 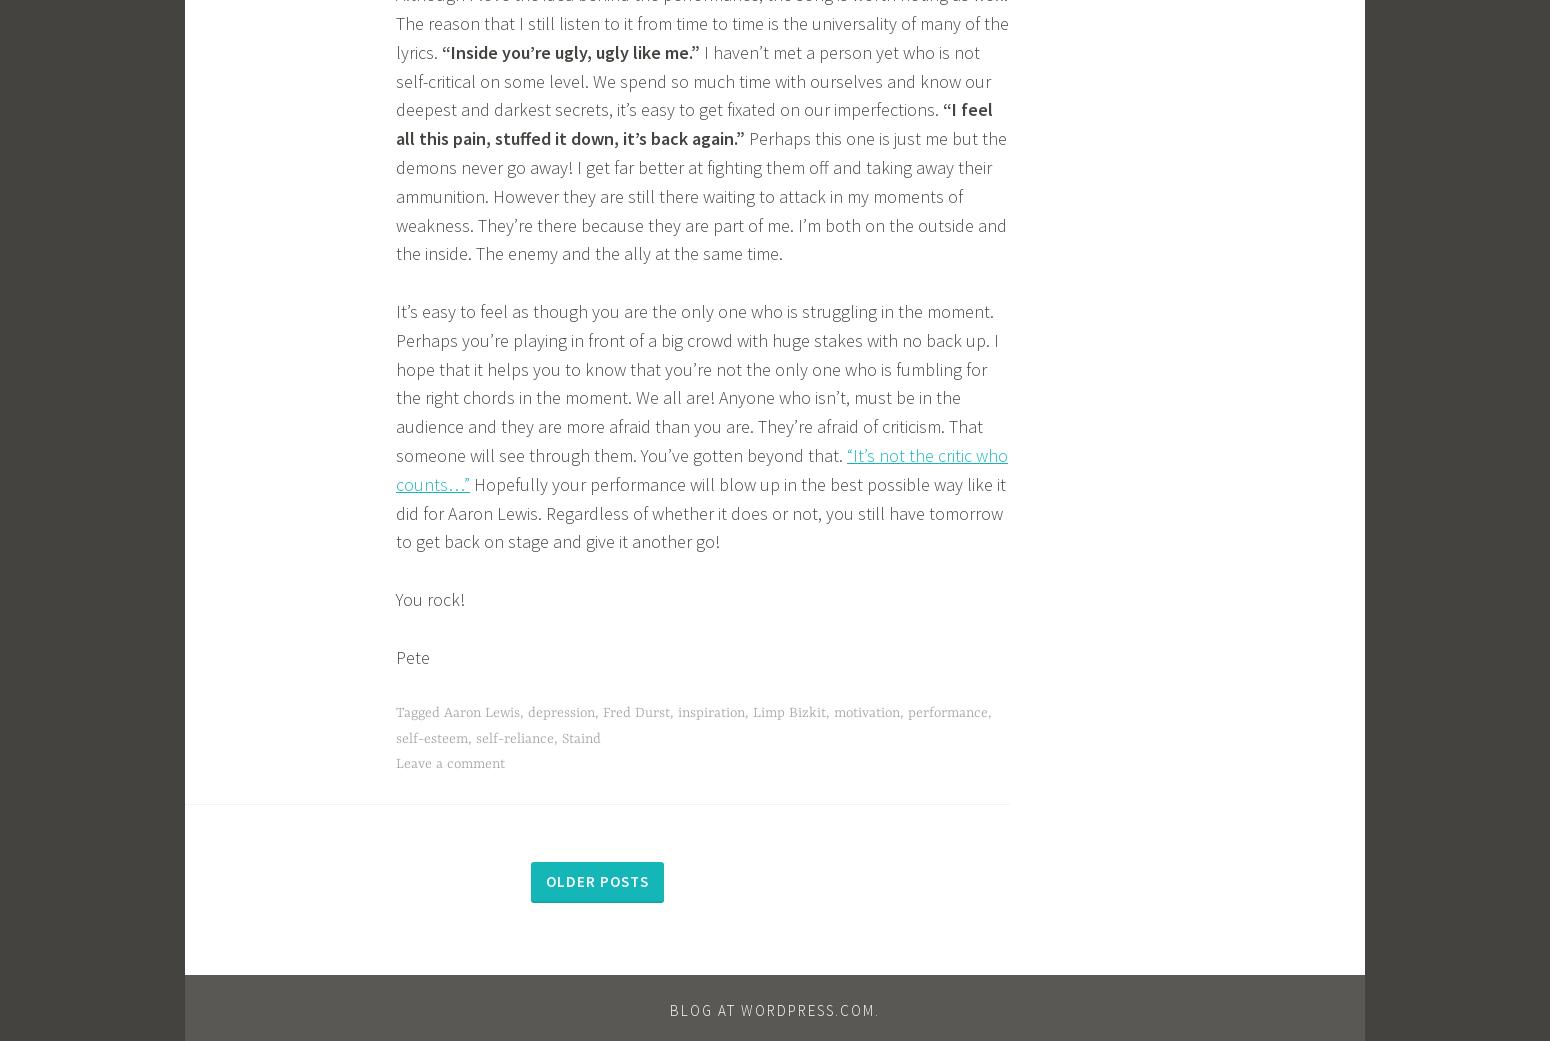 I want to click on 'inspiration', so click(x=711, y=711).